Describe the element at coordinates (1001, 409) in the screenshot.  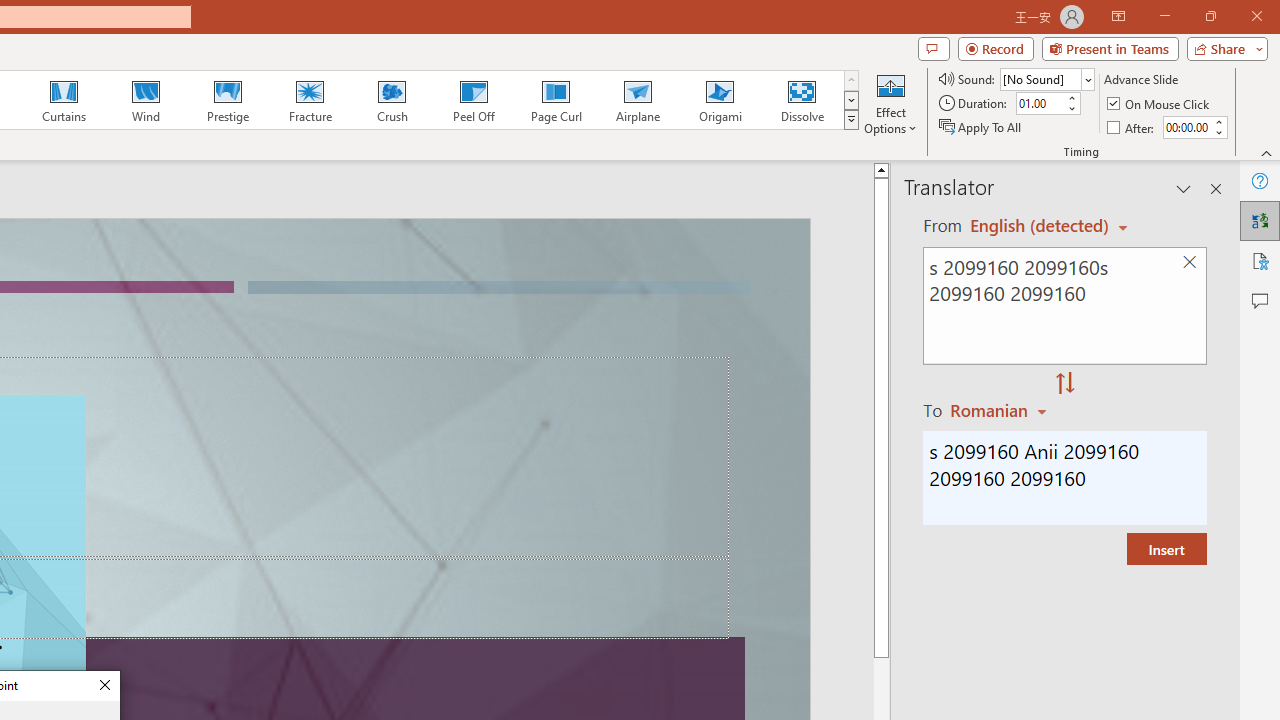
I see `'Romanian'` at that location.